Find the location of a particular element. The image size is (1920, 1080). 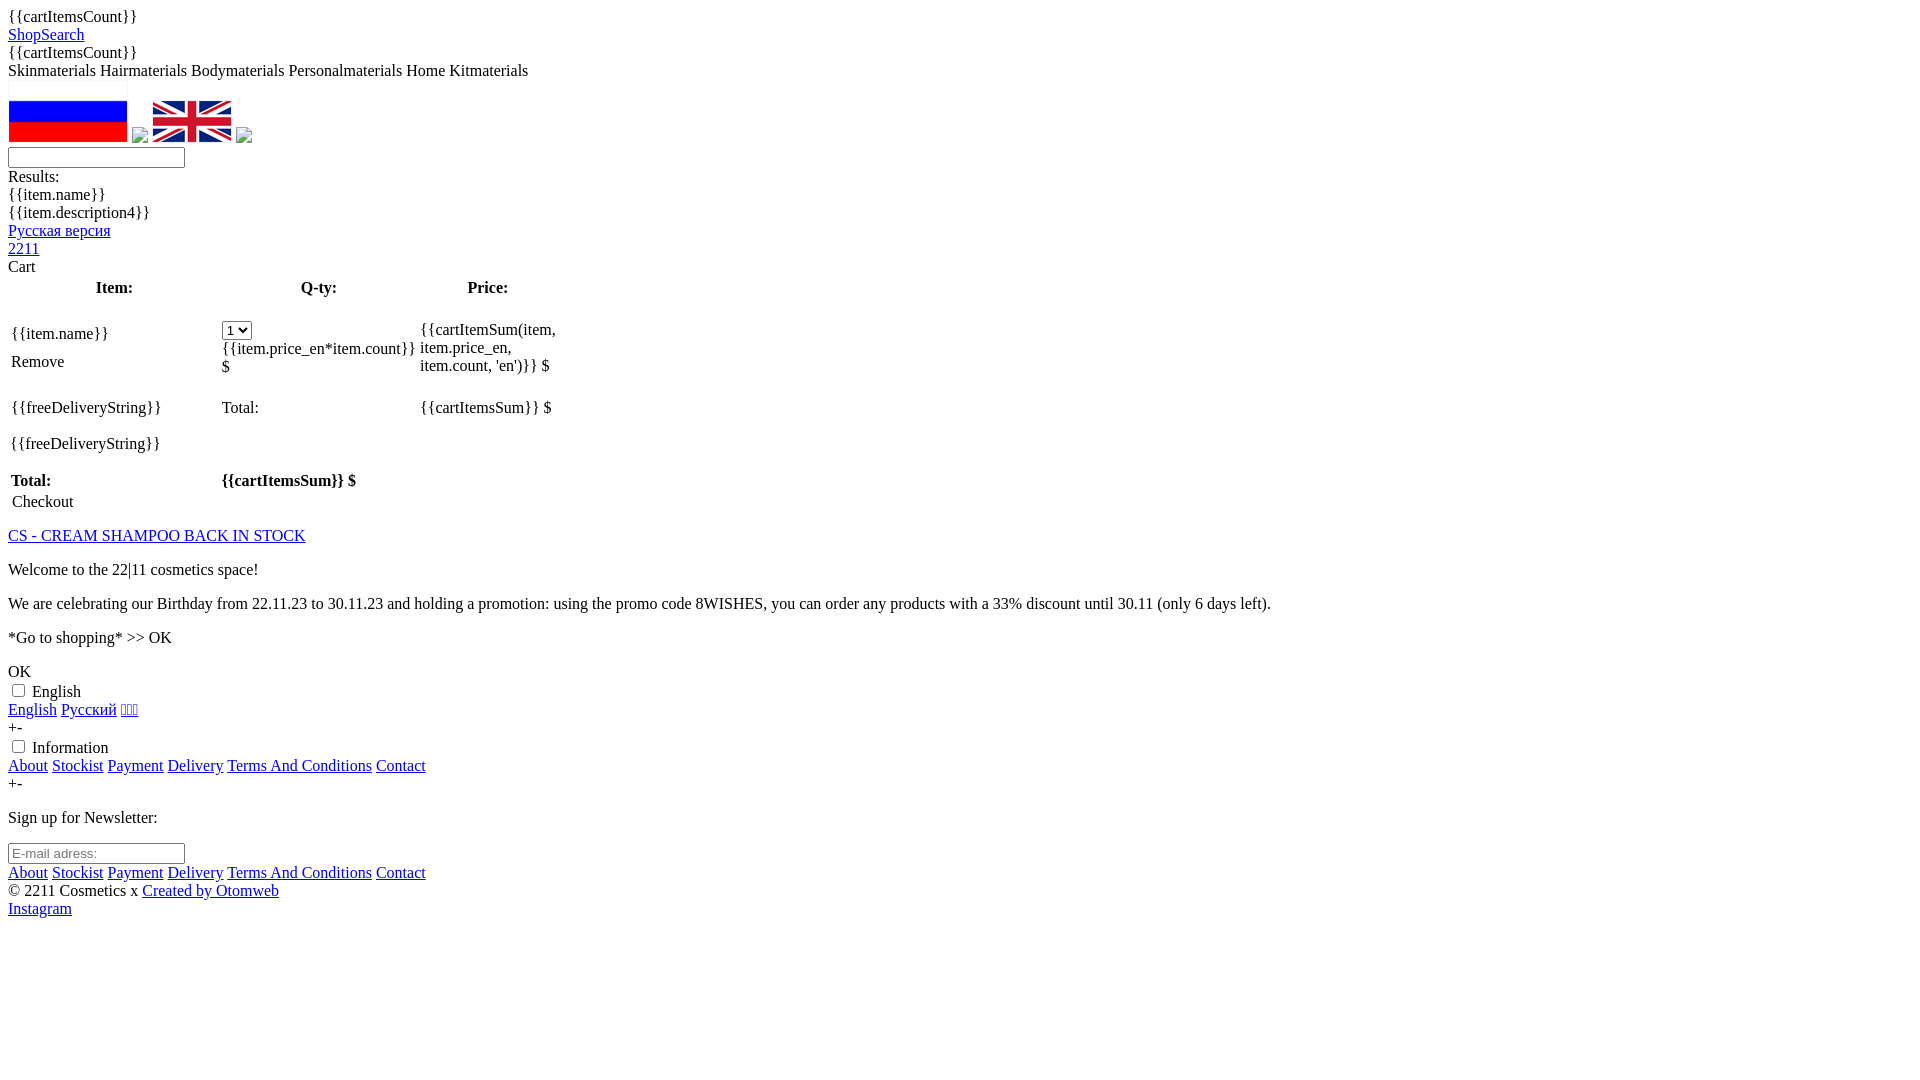

'Payment' is located at coordinates (134, 871).